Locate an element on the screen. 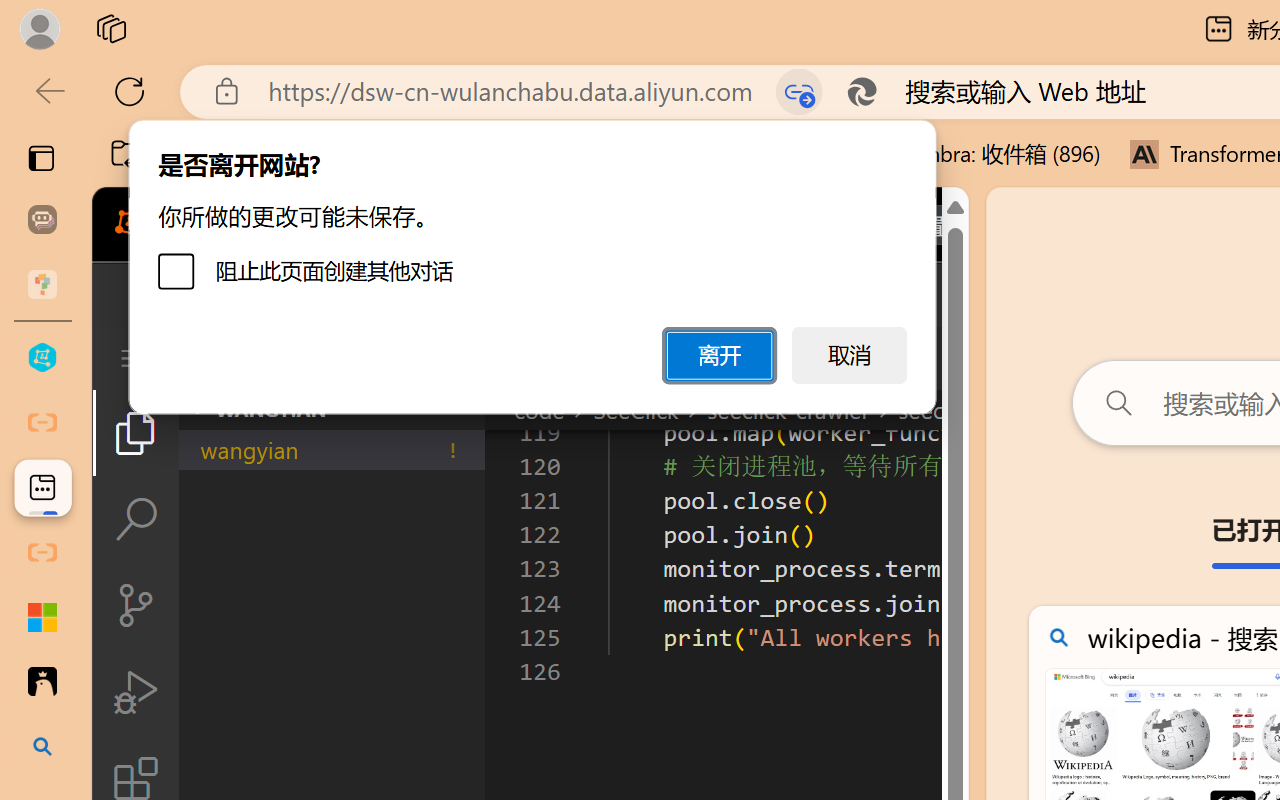 The width and height of the screenshot is (1280, 800). 'Adjust indents and spacing - Microsoft Support' is located at coordinates (42, 617).